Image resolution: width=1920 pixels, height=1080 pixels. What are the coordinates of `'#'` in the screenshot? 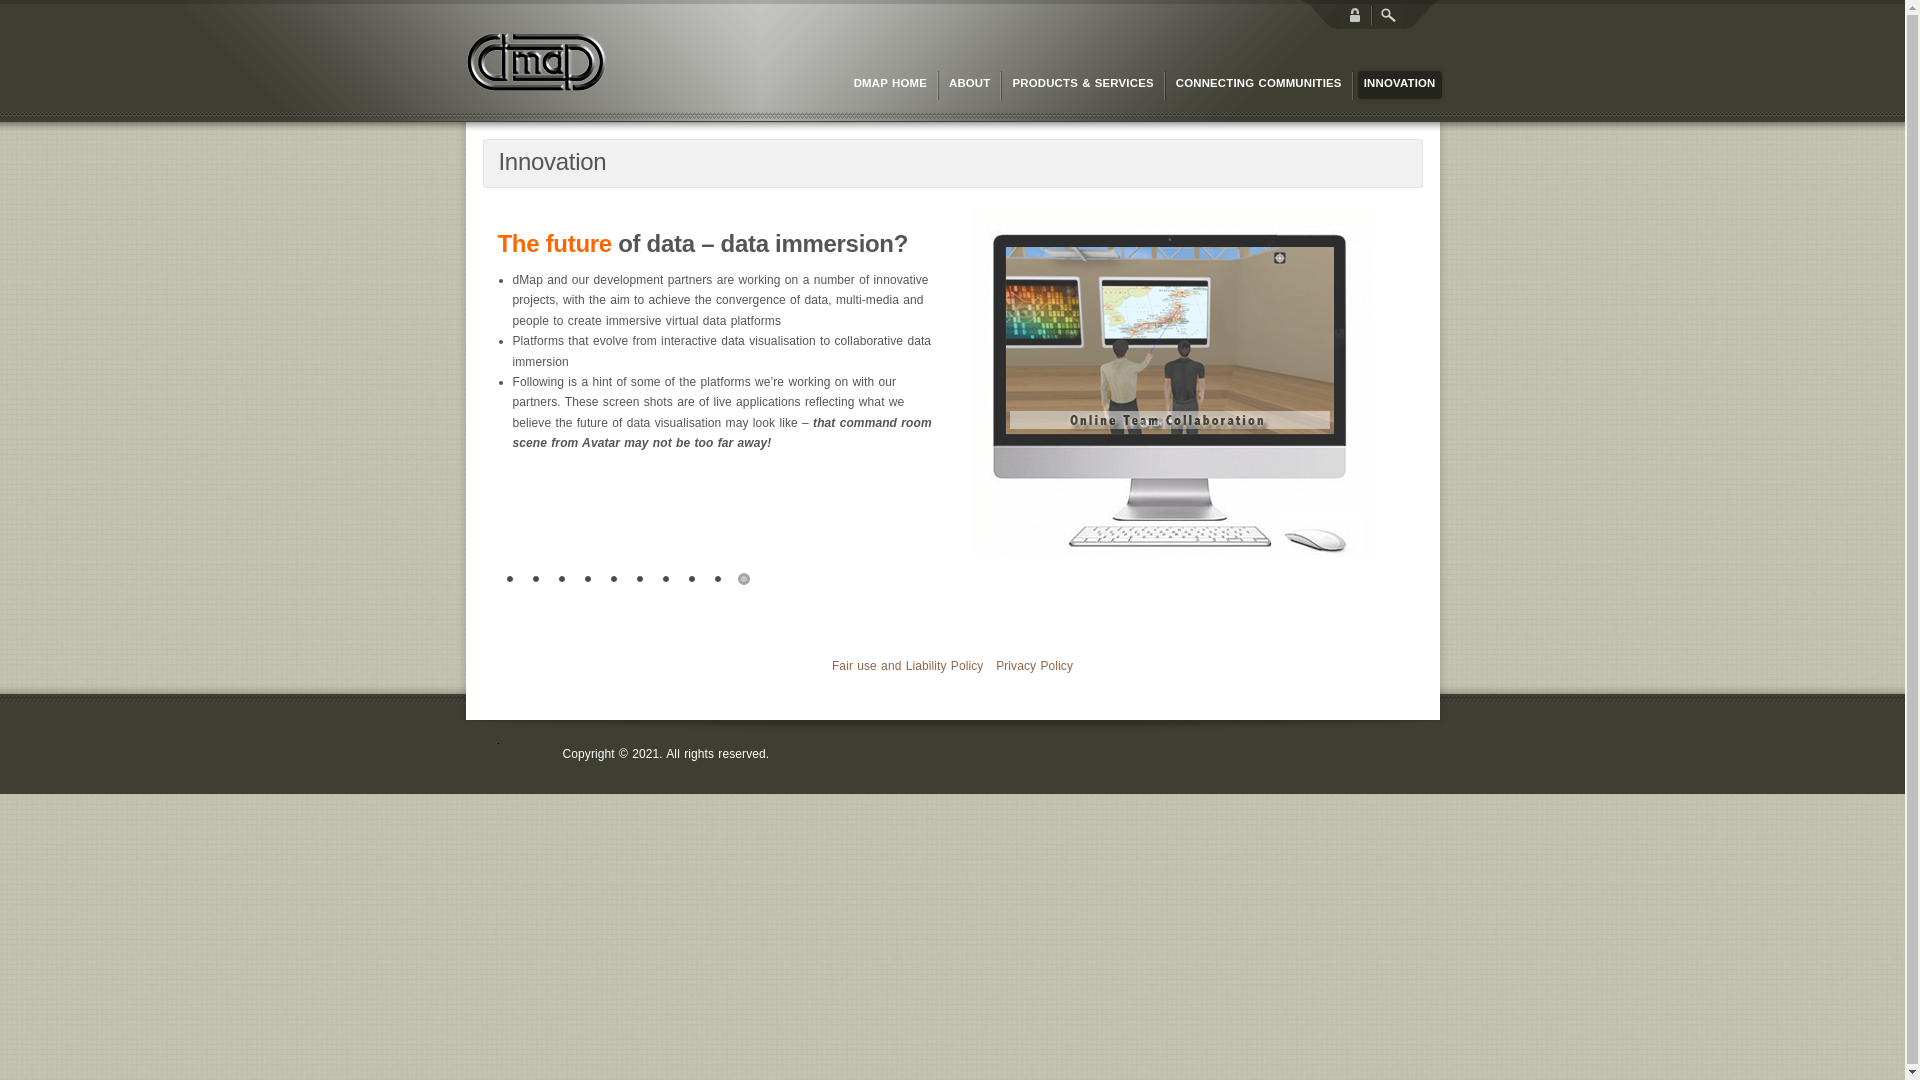 It's located at (587, 579).